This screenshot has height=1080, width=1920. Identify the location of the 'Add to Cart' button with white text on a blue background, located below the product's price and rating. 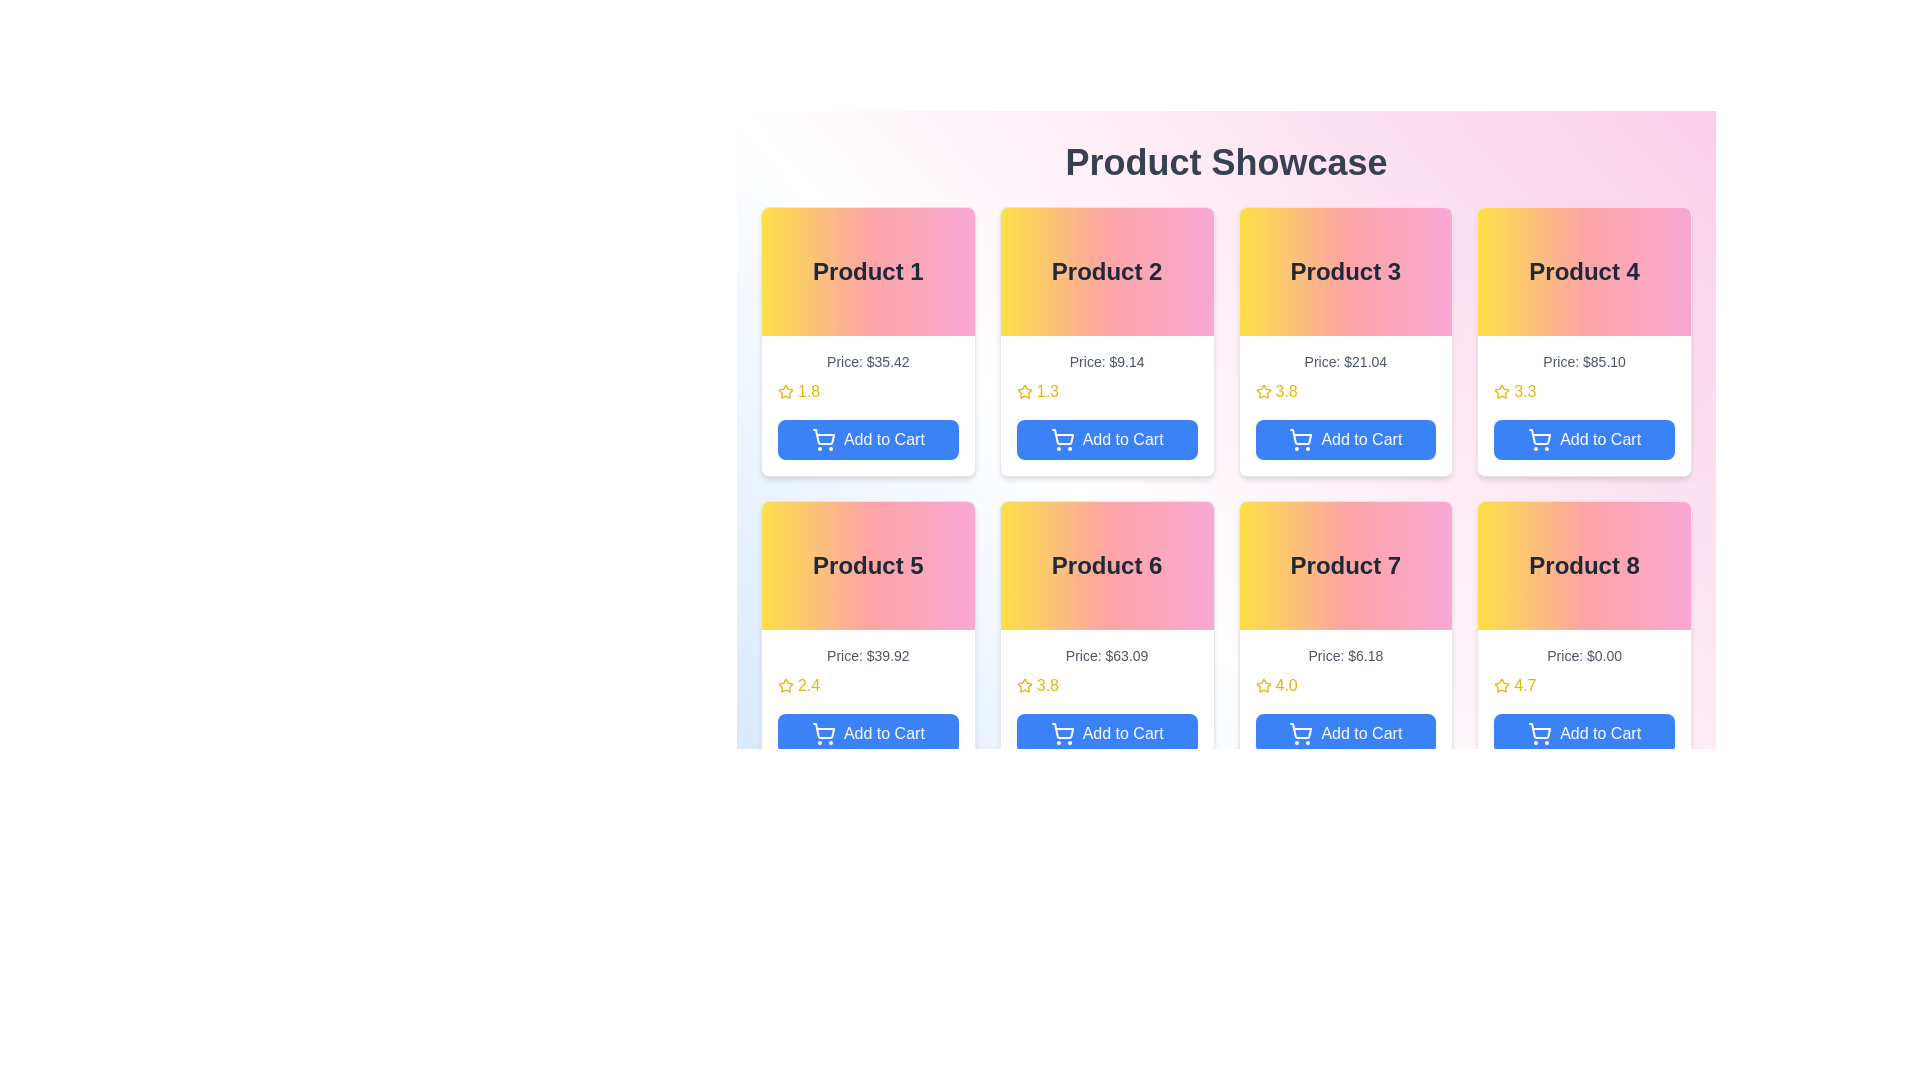
(1345, 438).